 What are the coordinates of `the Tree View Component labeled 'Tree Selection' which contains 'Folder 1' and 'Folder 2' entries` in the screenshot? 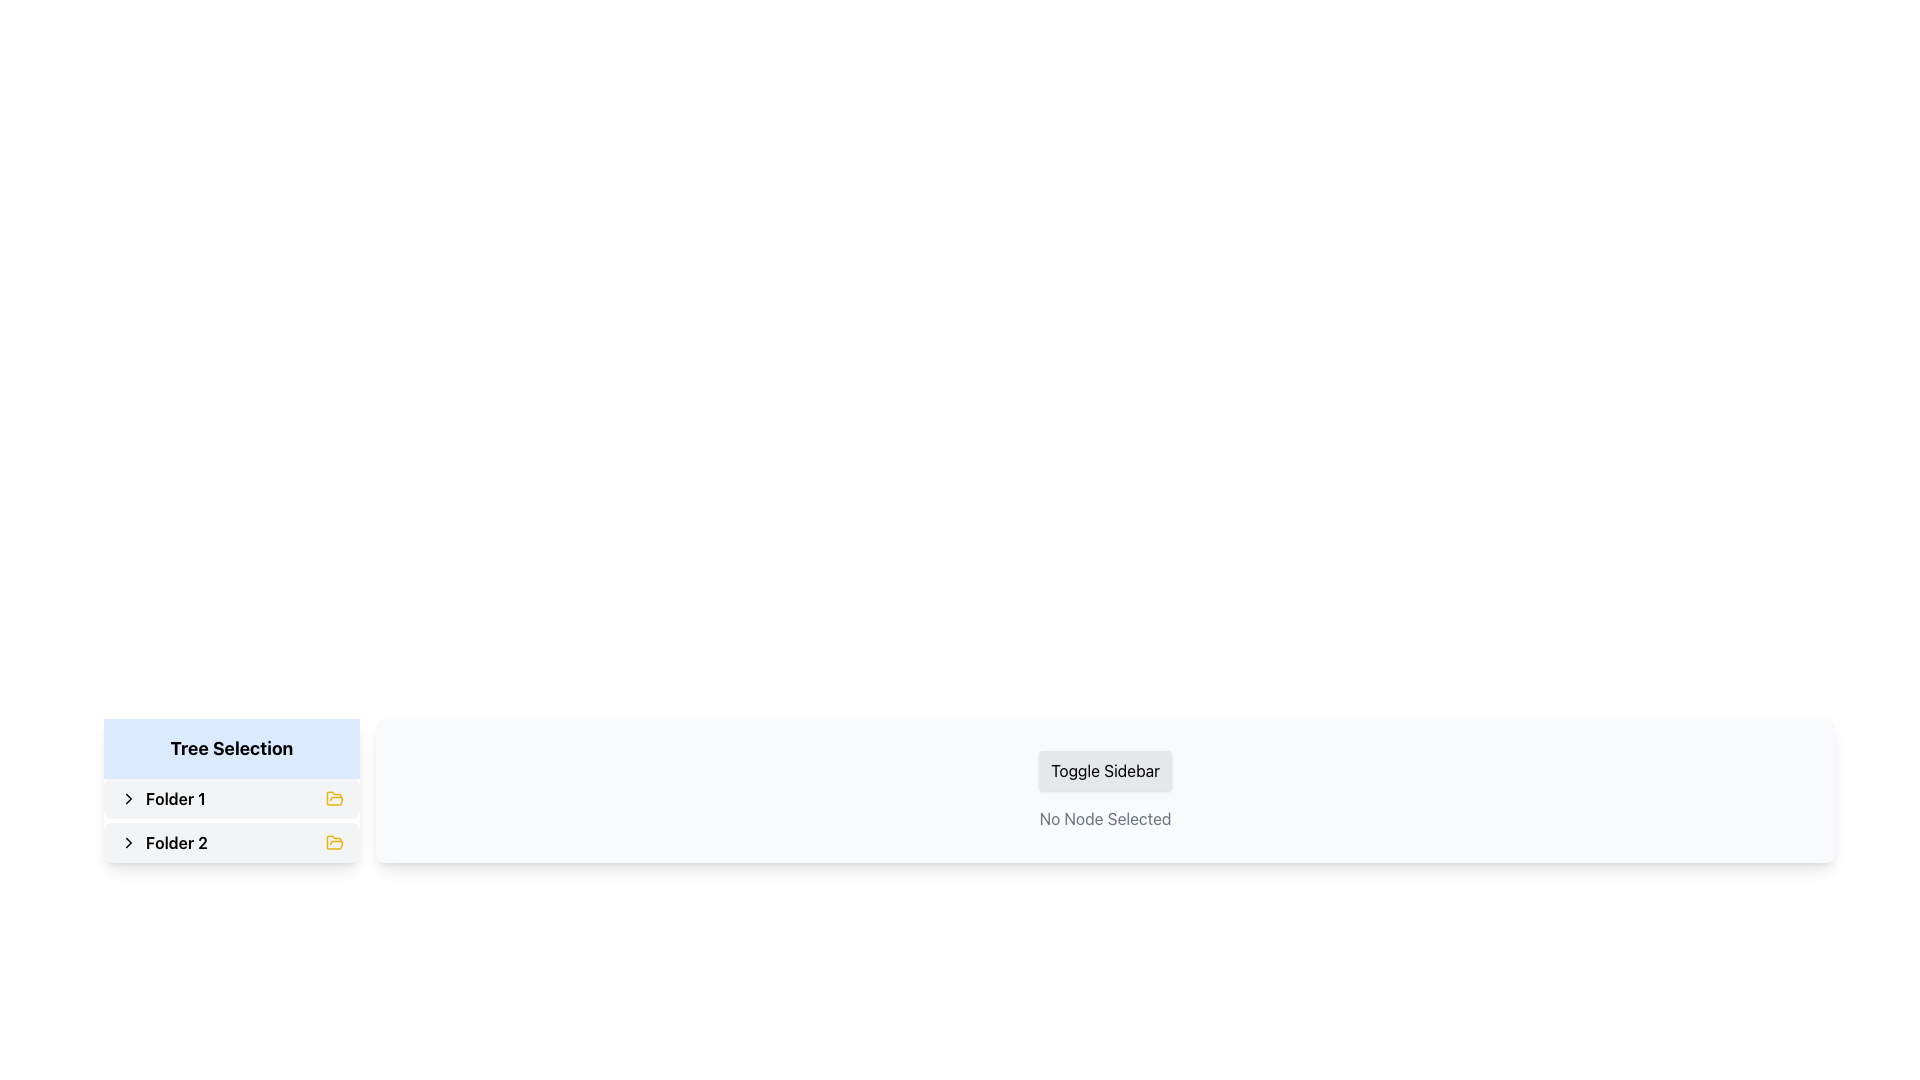 It's located at (231, 789).